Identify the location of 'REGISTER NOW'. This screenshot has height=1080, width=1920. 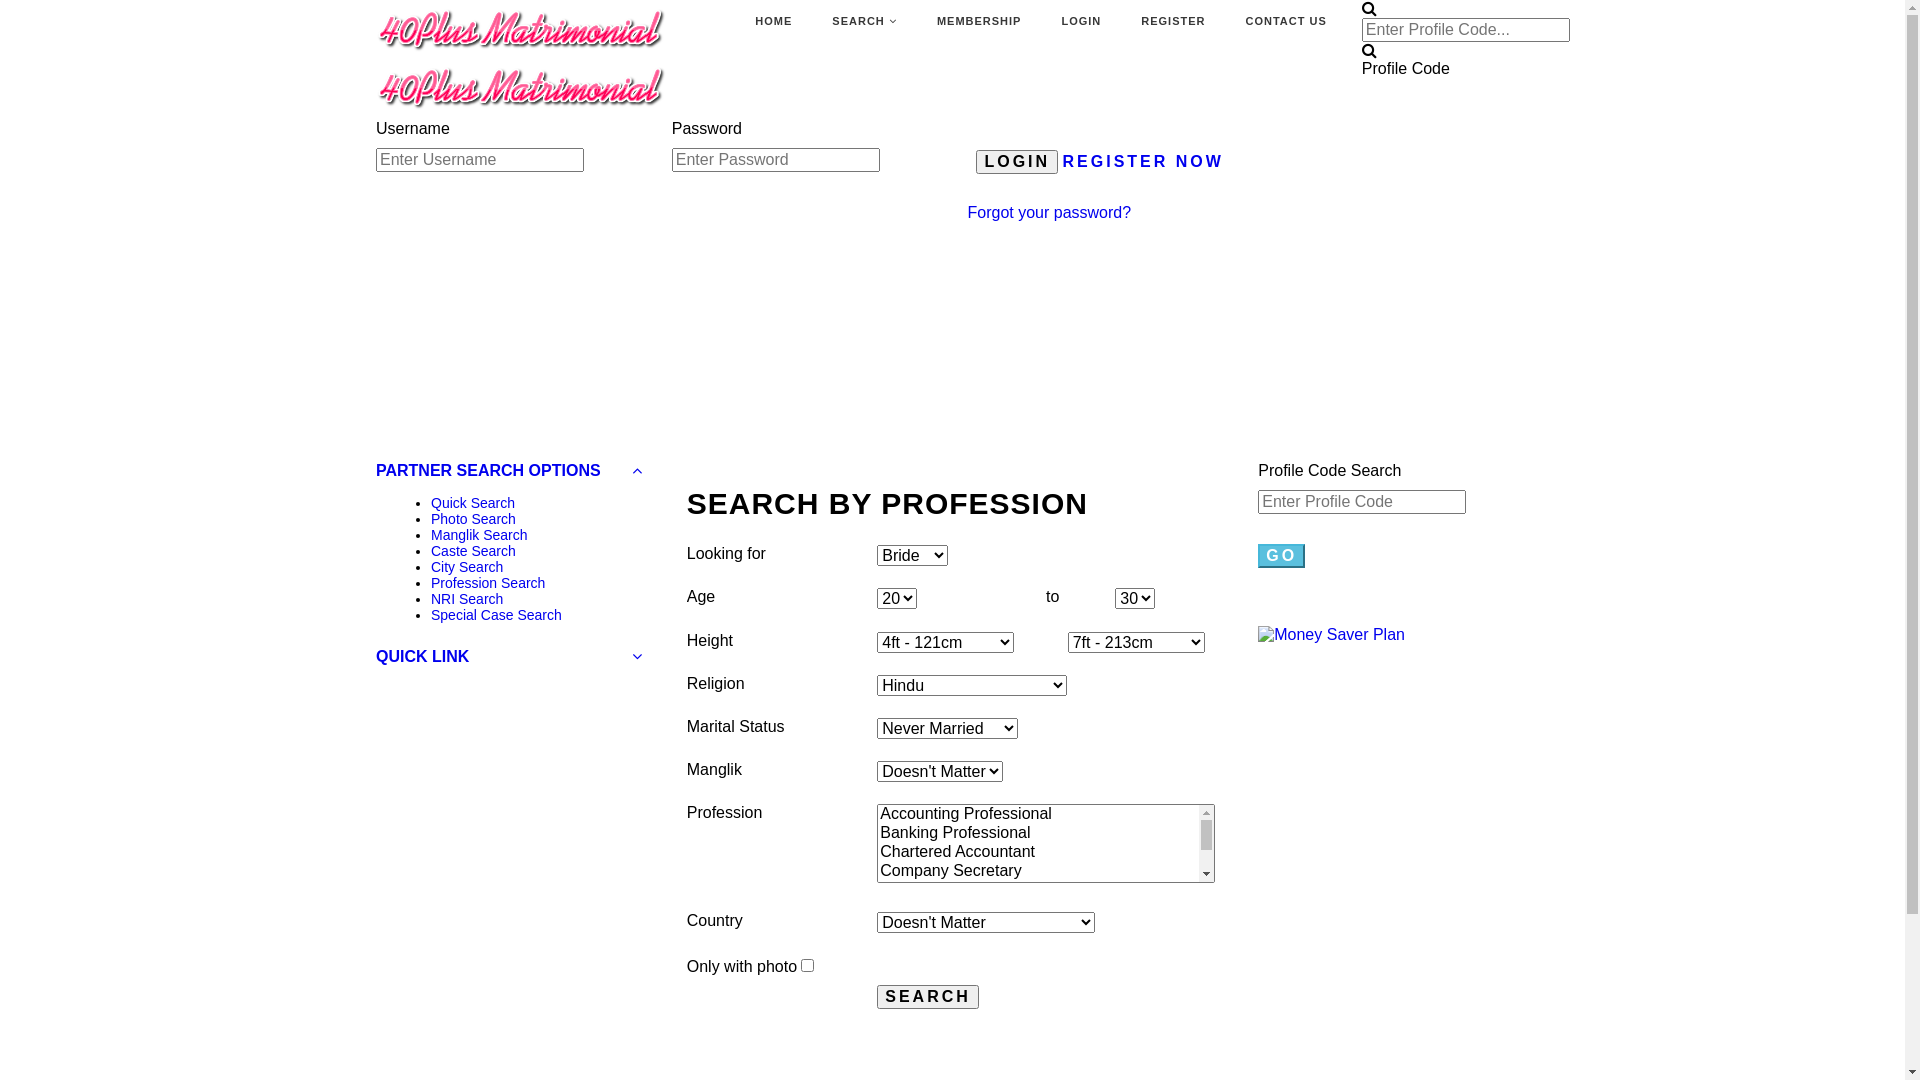
(1143, 160).